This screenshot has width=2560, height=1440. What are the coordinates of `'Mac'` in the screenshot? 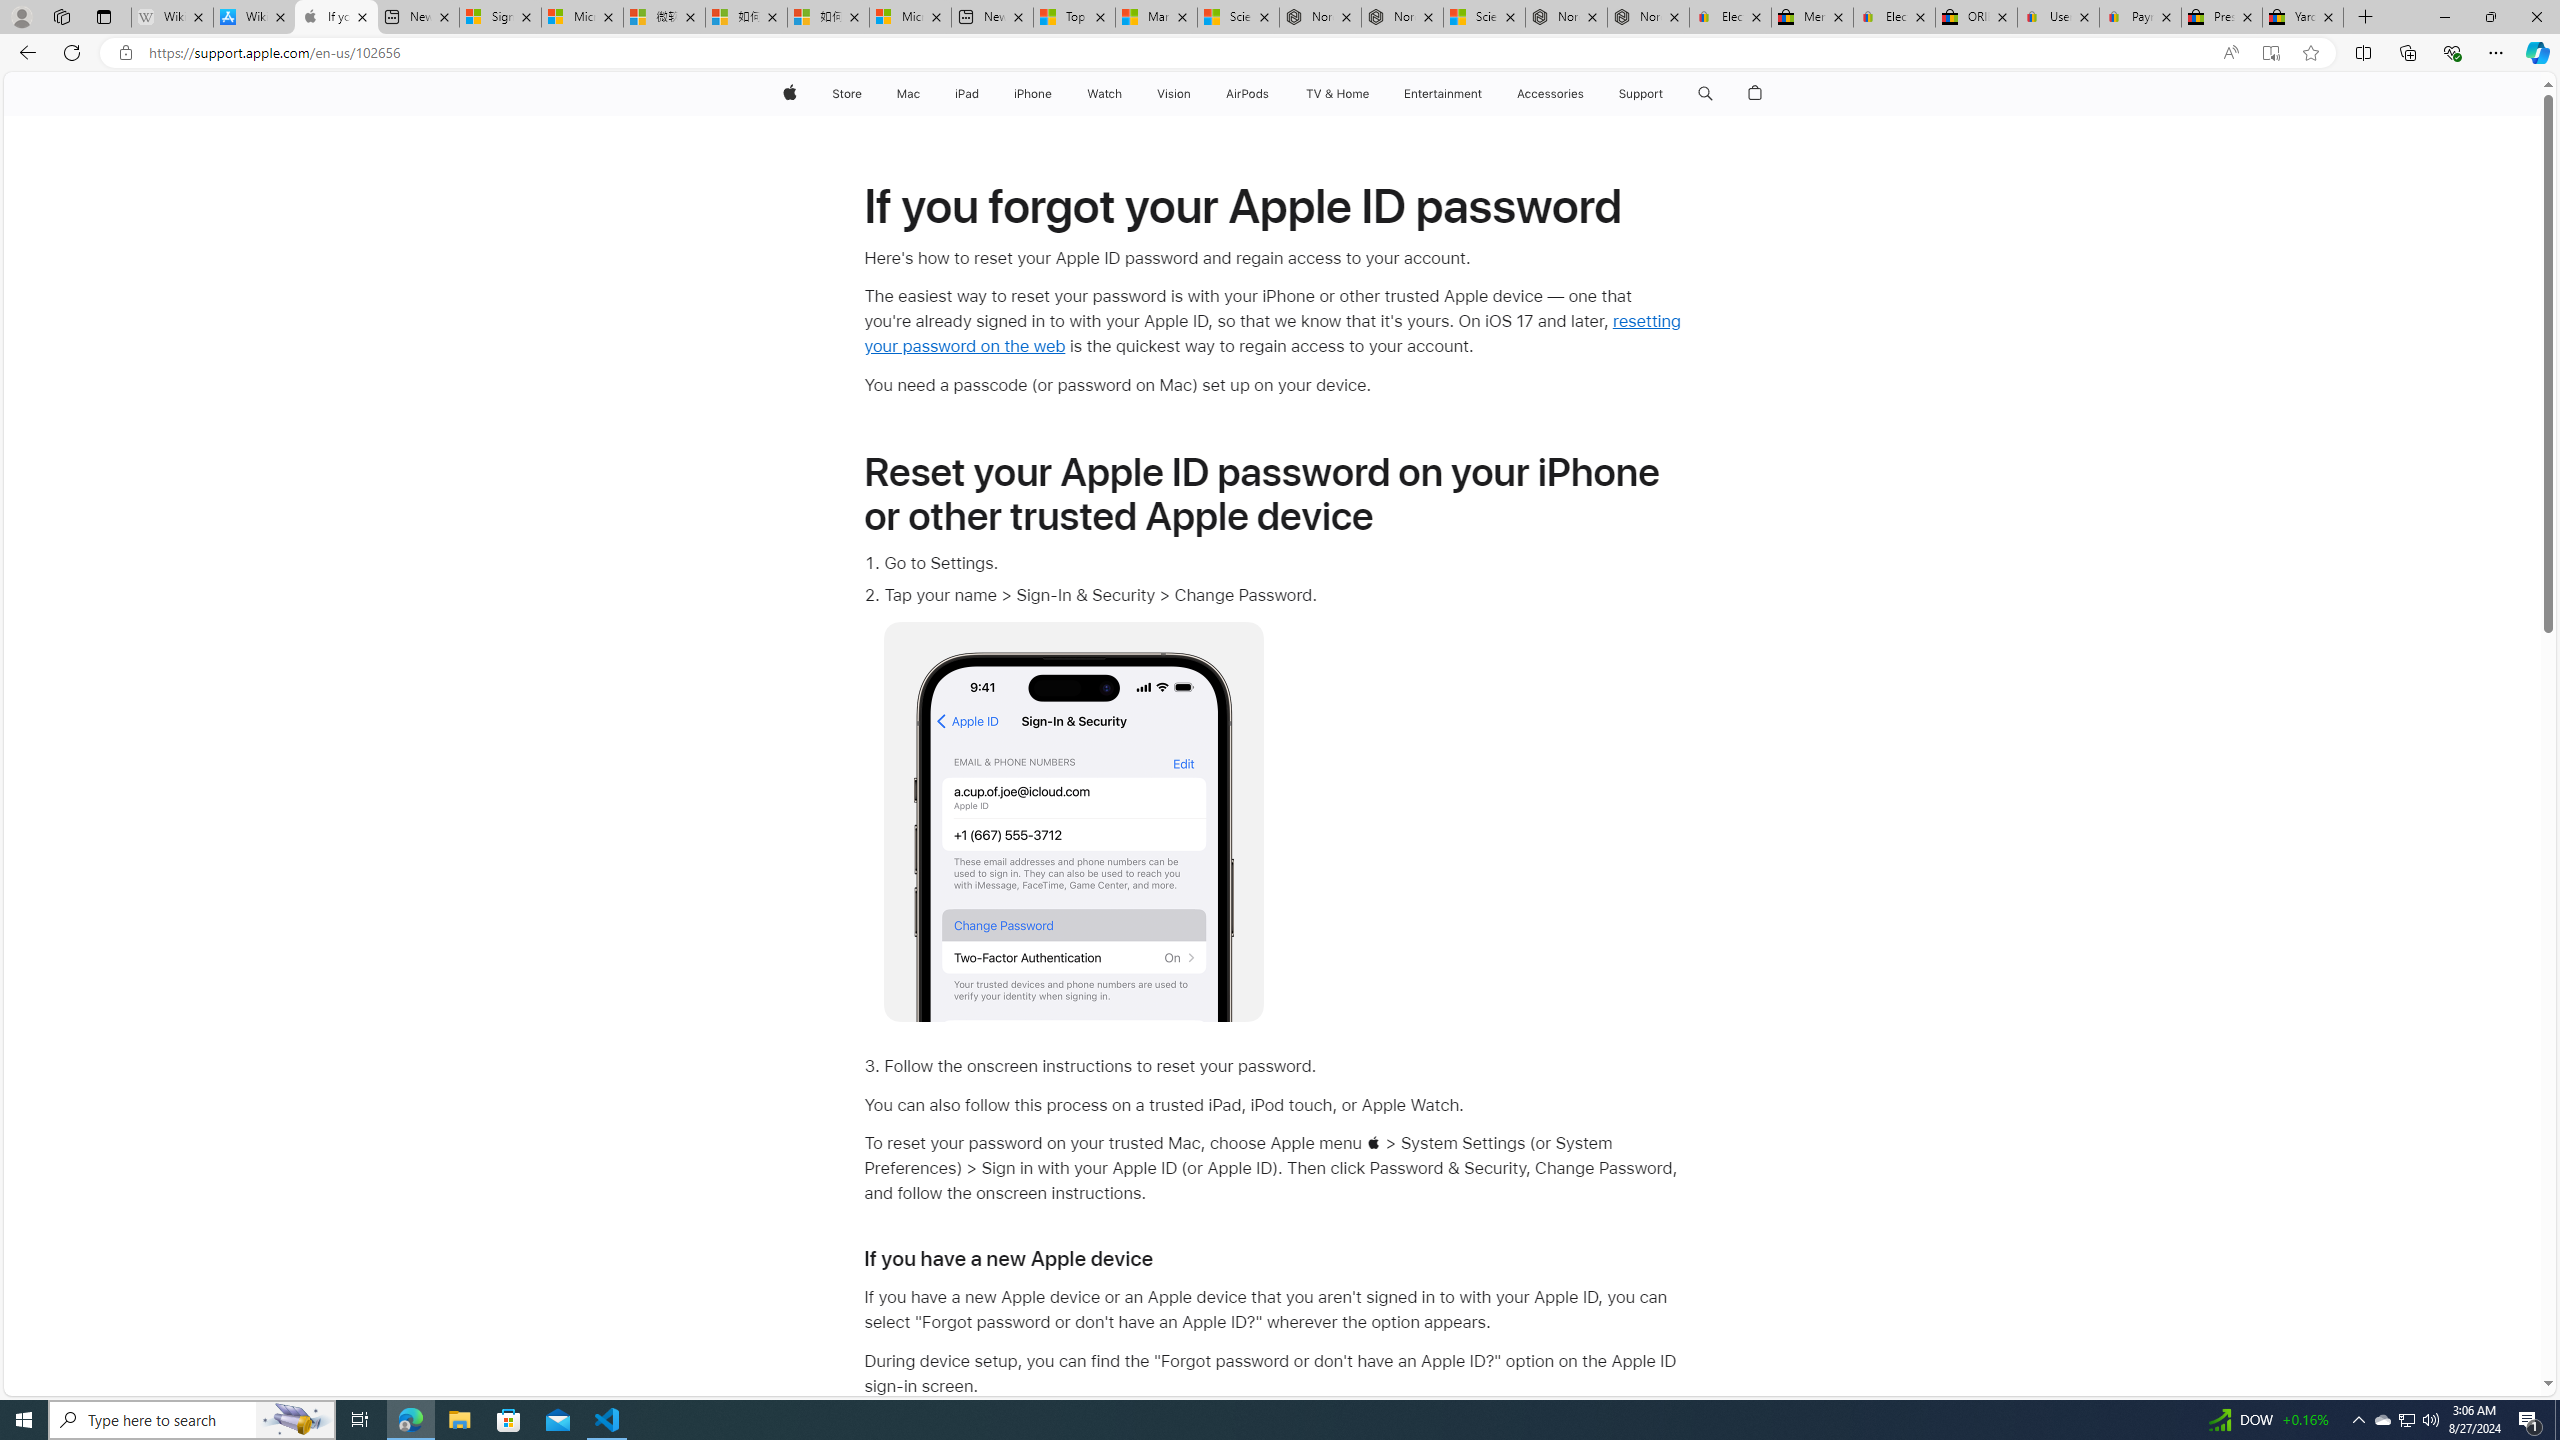 It's located at (906, 93).